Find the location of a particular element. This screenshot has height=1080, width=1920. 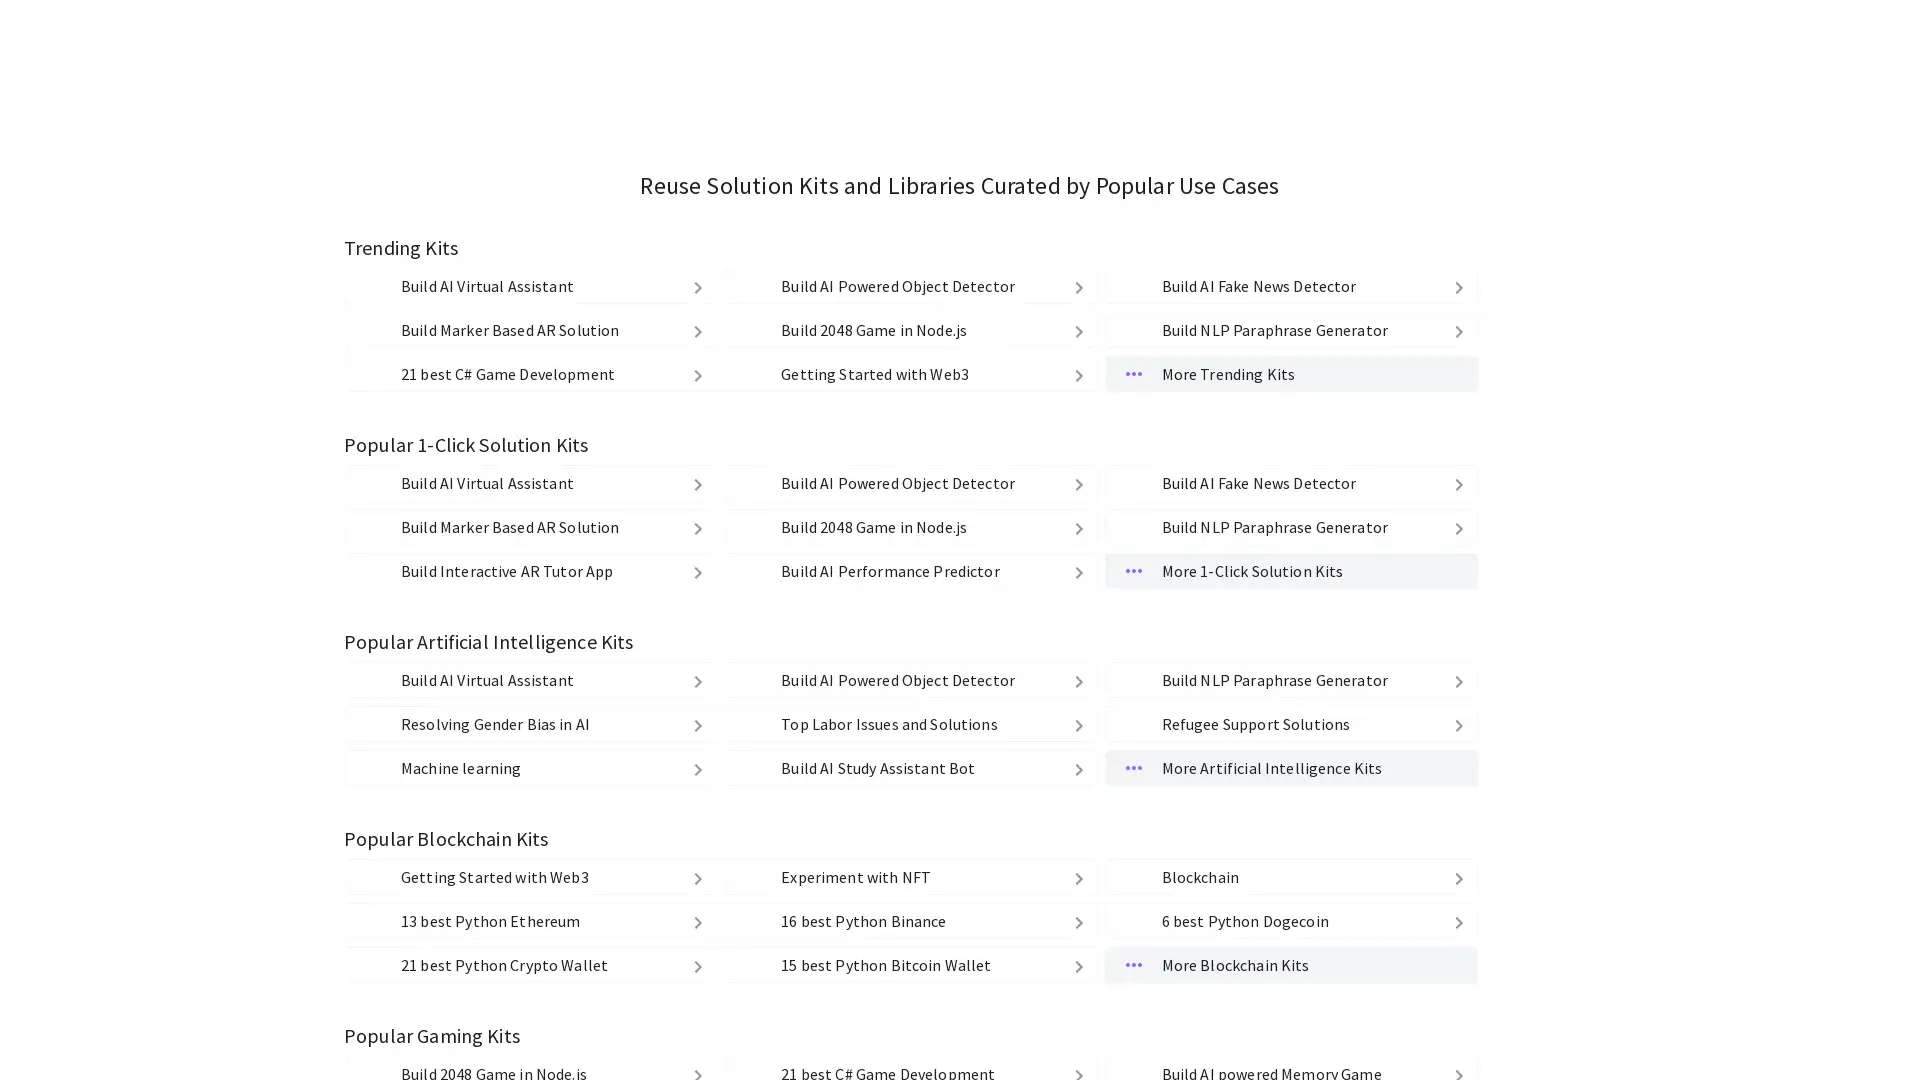

delete is located at coordinates (1050, 789).